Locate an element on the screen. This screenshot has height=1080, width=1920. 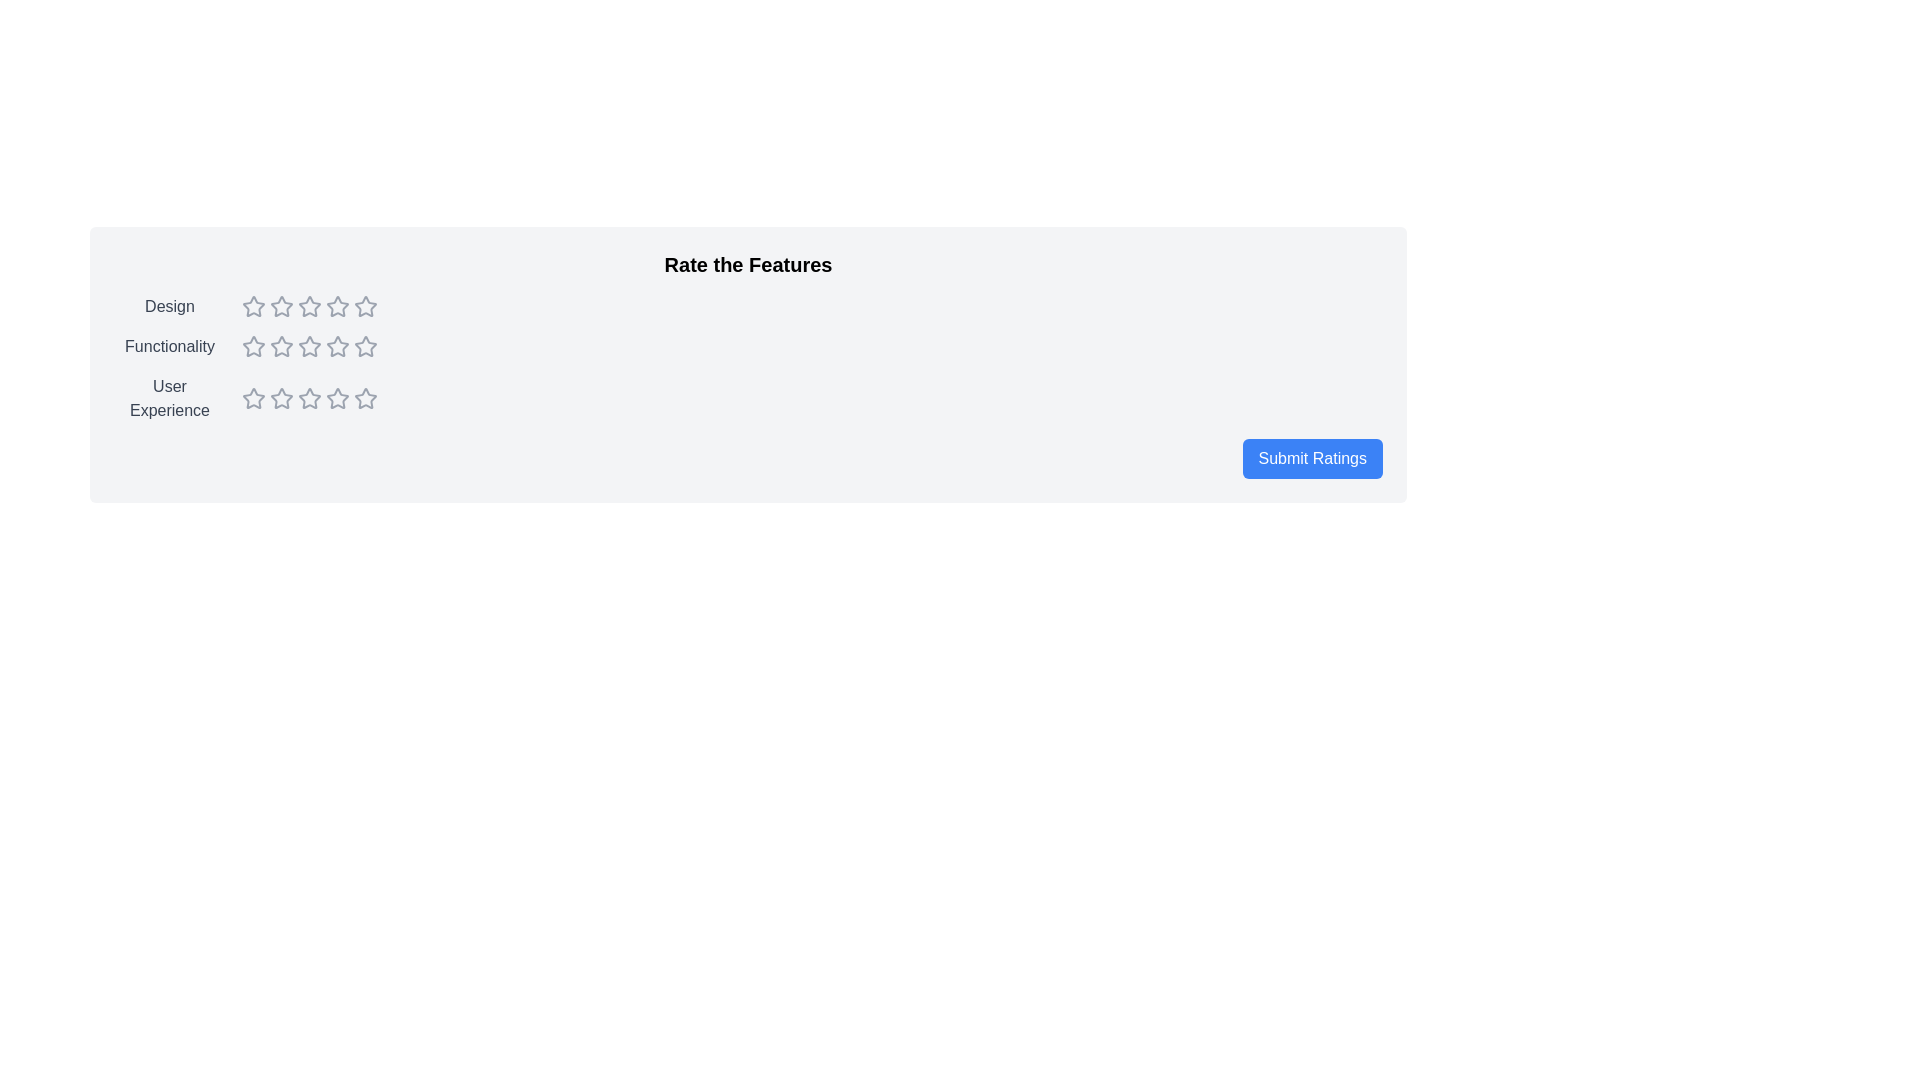
the fourth star in the 'Functionality' rating section is located at coordinates (365, 345).